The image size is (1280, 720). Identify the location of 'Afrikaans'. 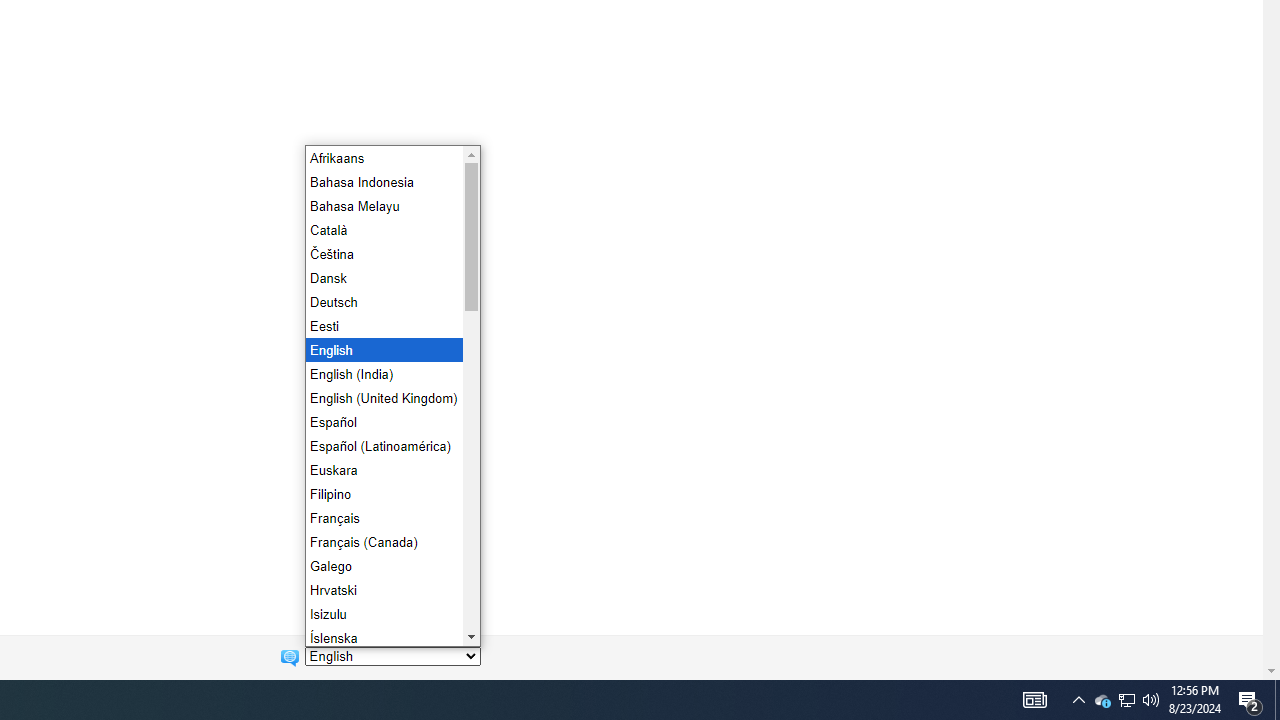
(382, 157).